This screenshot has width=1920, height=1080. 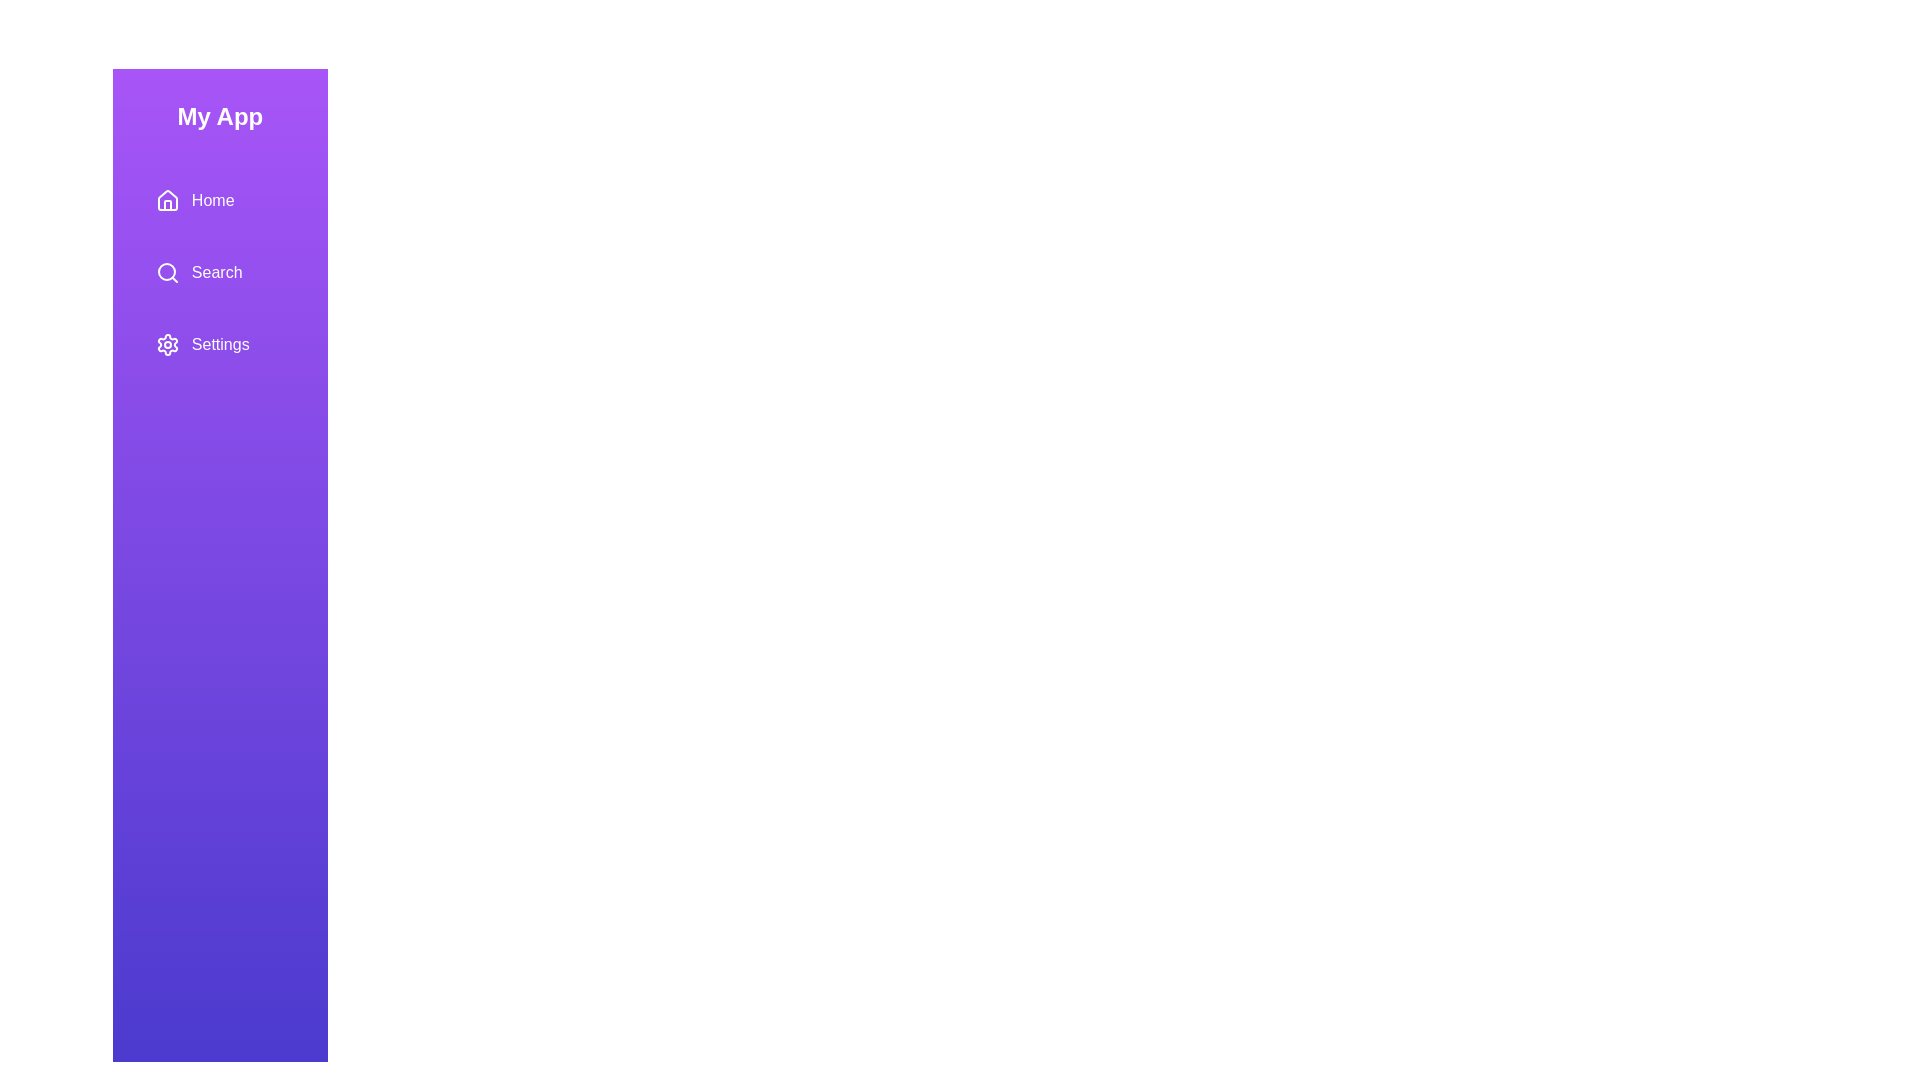 What do you see at coordinates (220, 343) in the screenshot?
I see `the Settings menu option` at bounding box center [220, 343].